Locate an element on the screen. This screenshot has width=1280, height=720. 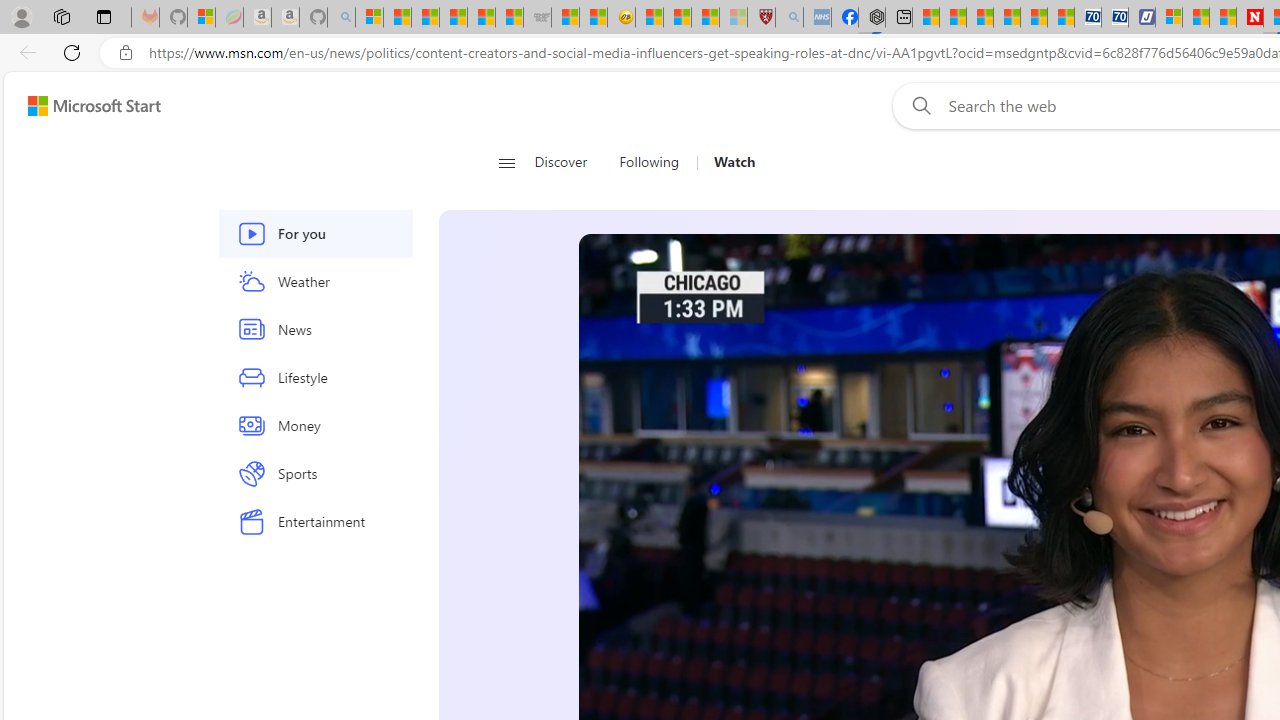
'Cheap Car Rentals - Save70.com' is located at coordinates (1087, 17).